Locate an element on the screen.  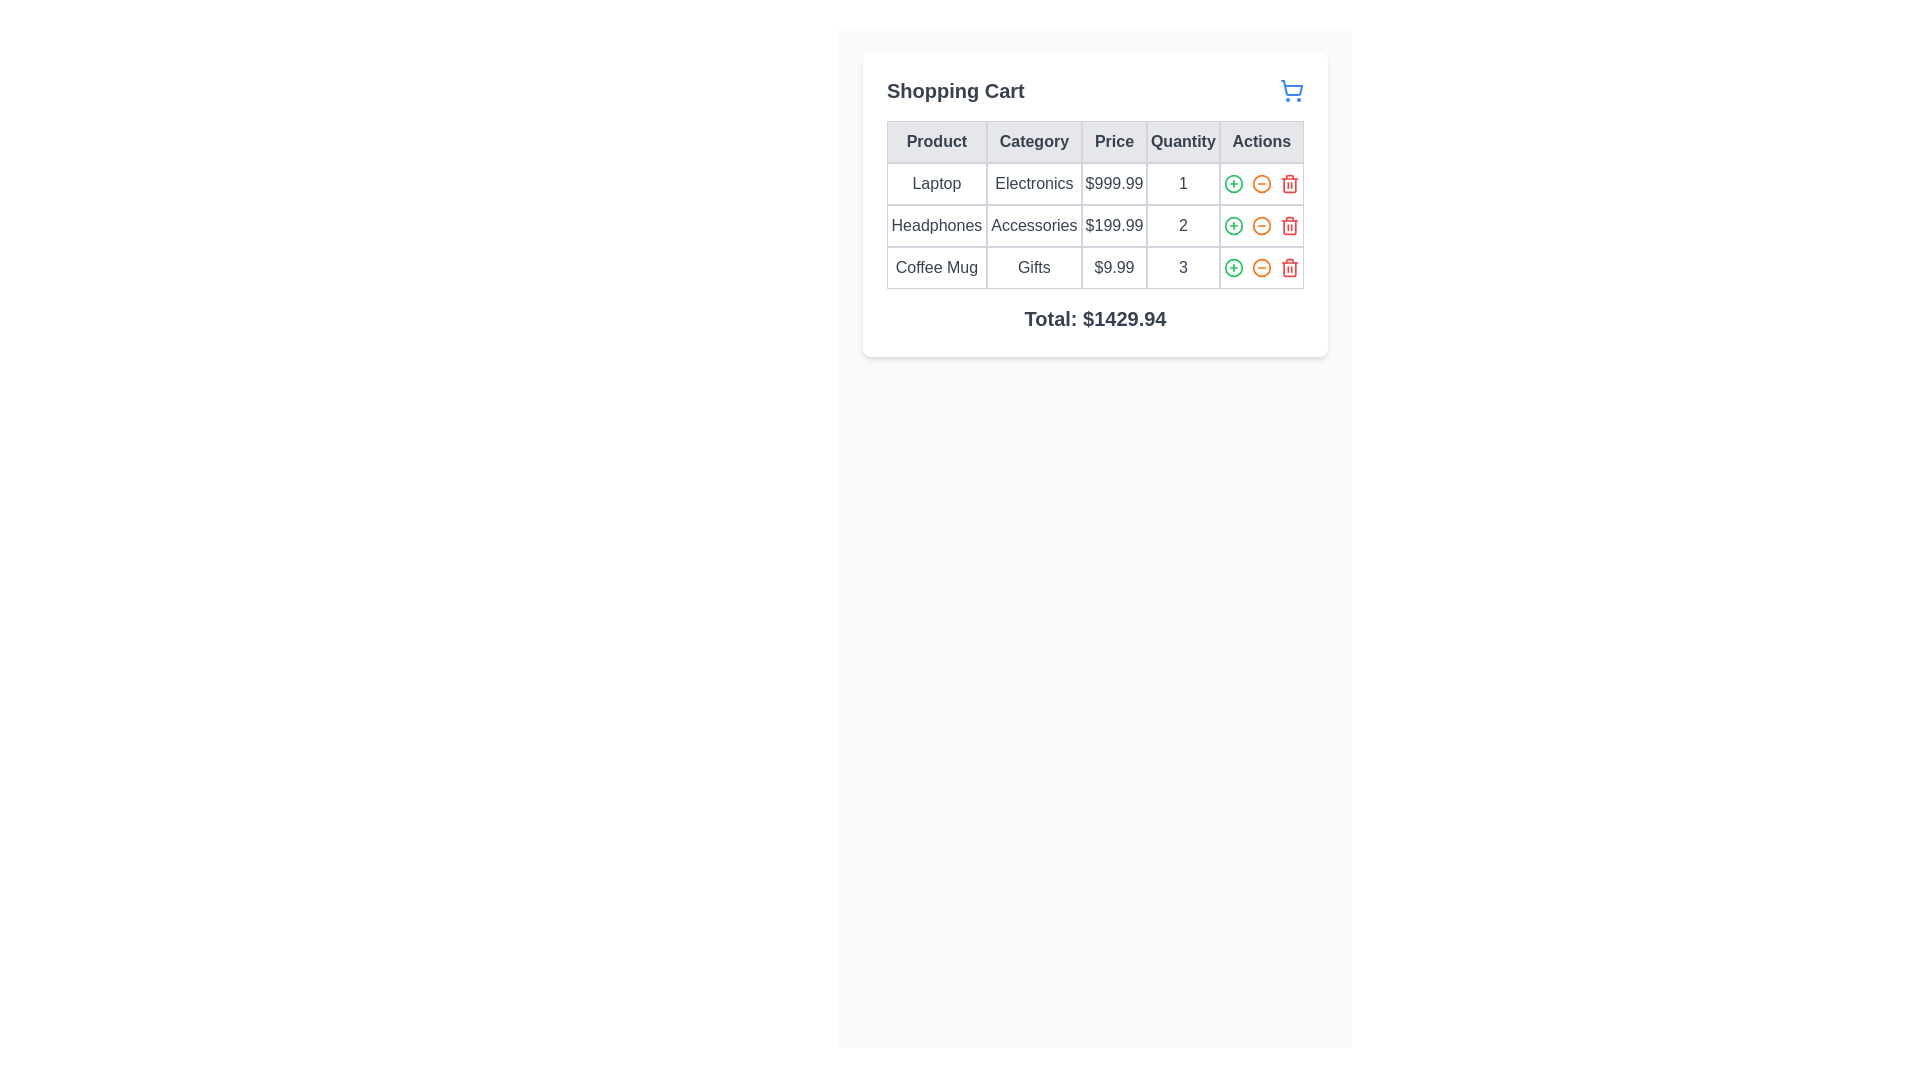
the shopping cart icon located at the top-right corner of the shopping cart interface panel, which serves as the primary graphical representation of cart functionalities is located at coordinates (1292, 87).